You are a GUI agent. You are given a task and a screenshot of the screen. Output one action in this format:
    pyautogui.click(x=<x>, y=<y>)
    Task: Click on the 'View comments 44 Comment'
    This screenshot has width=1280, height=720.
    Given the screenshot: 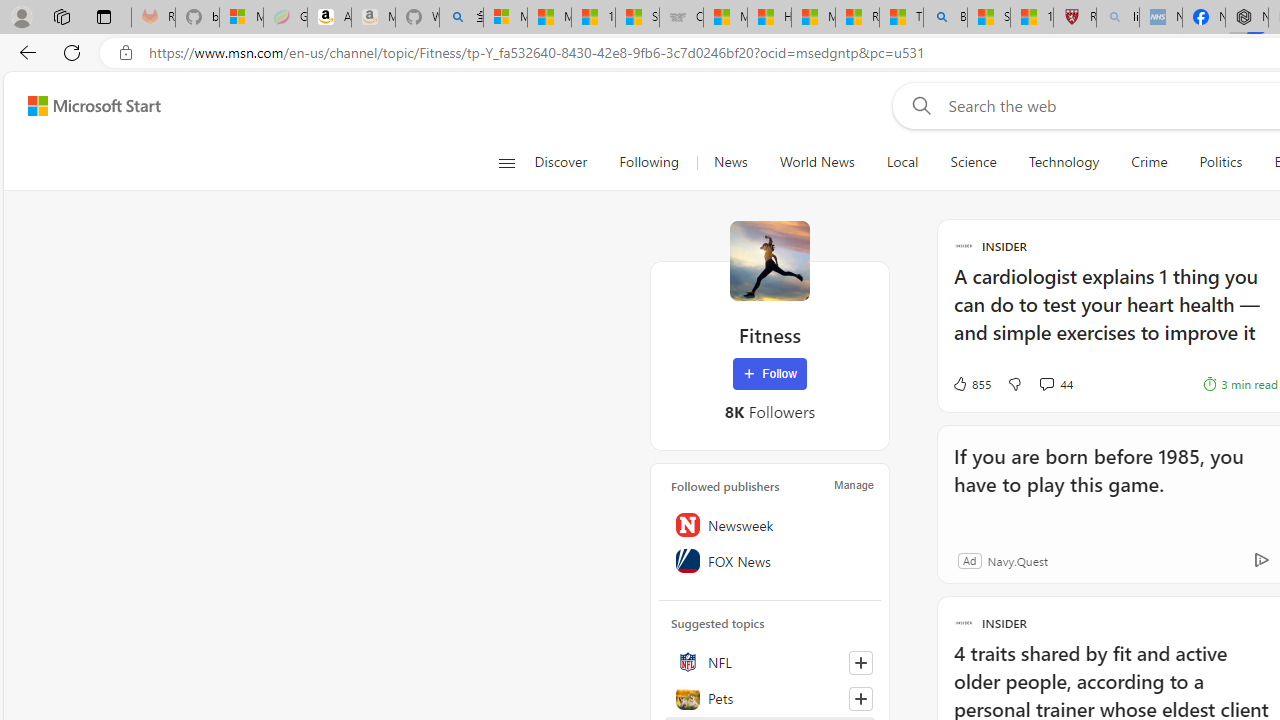 What is the action you would take?
    pyautogui.click(x=1055, y=384)
    